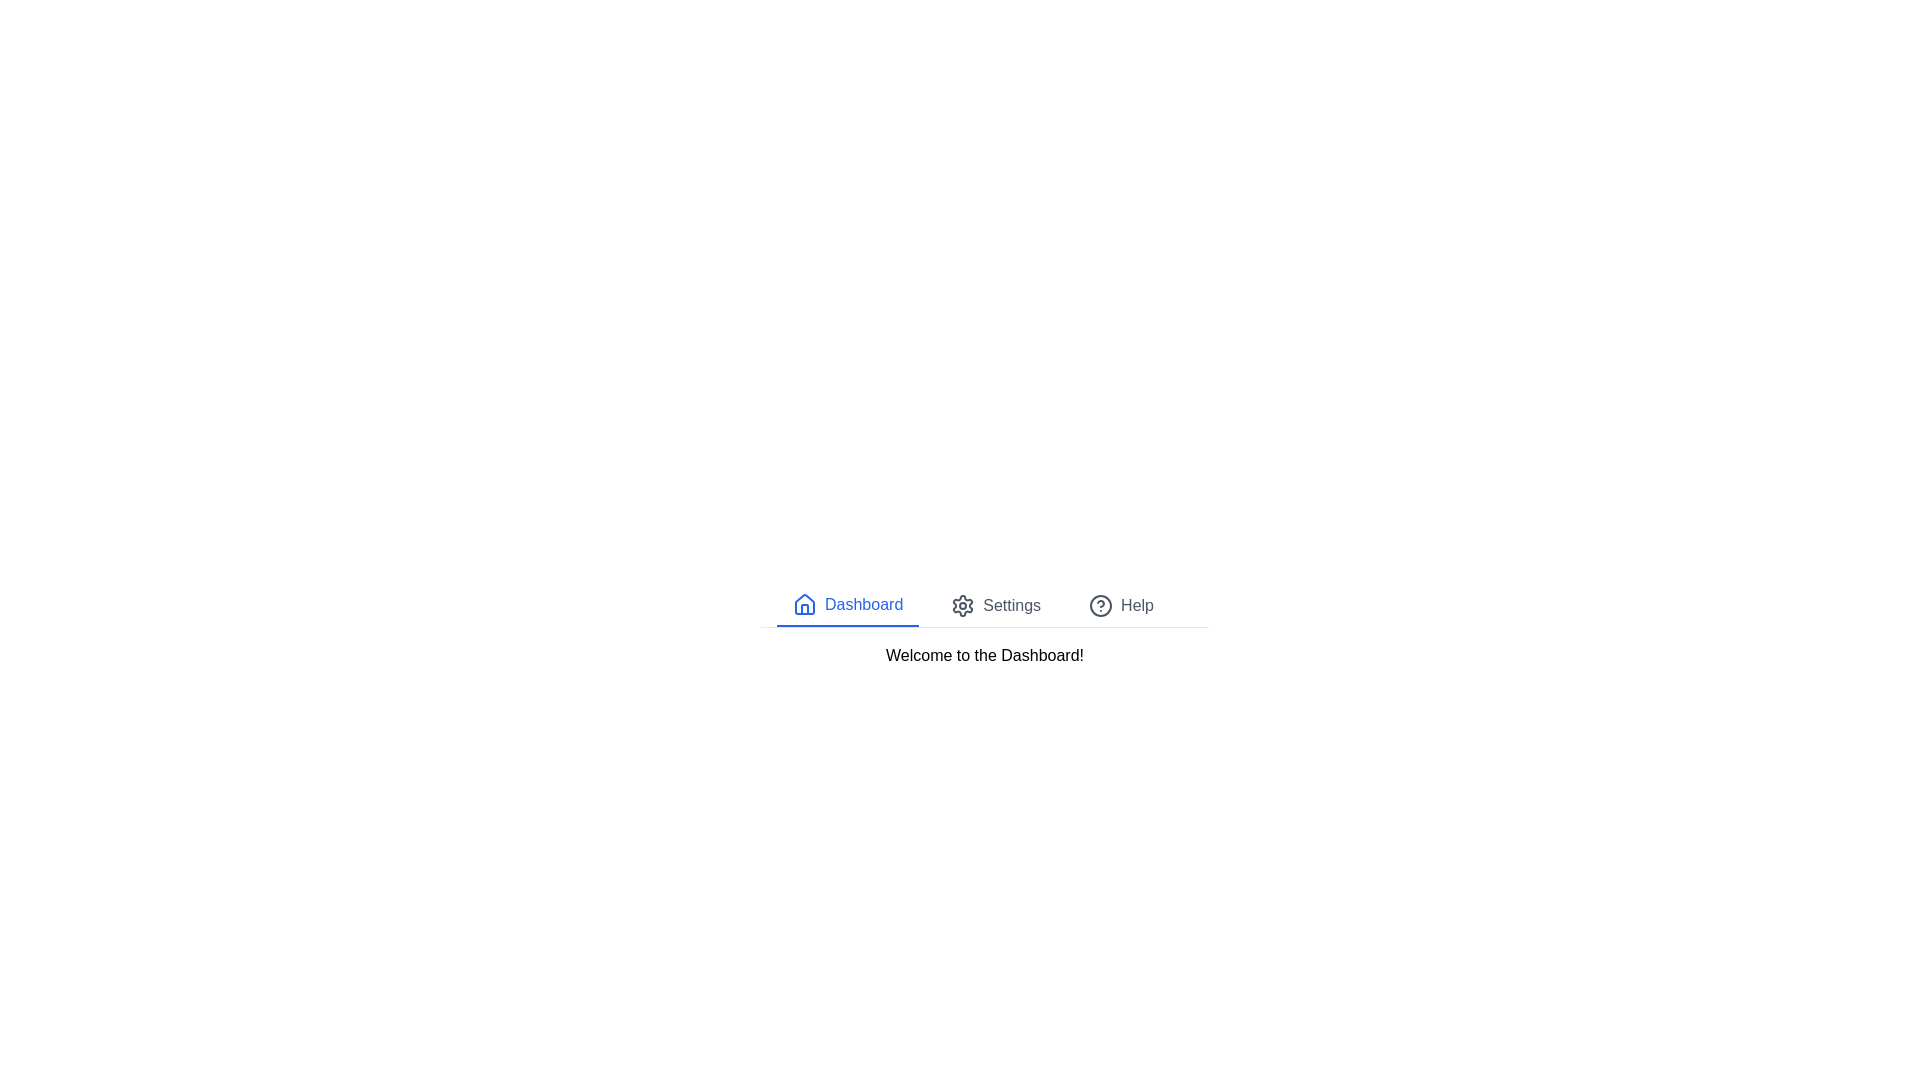 This screenshot has height=1080, width=1920. Describe the element at coordinates (1121, 604) in the screenshot. I see `the Help tab to observe its hover effect` at that location.